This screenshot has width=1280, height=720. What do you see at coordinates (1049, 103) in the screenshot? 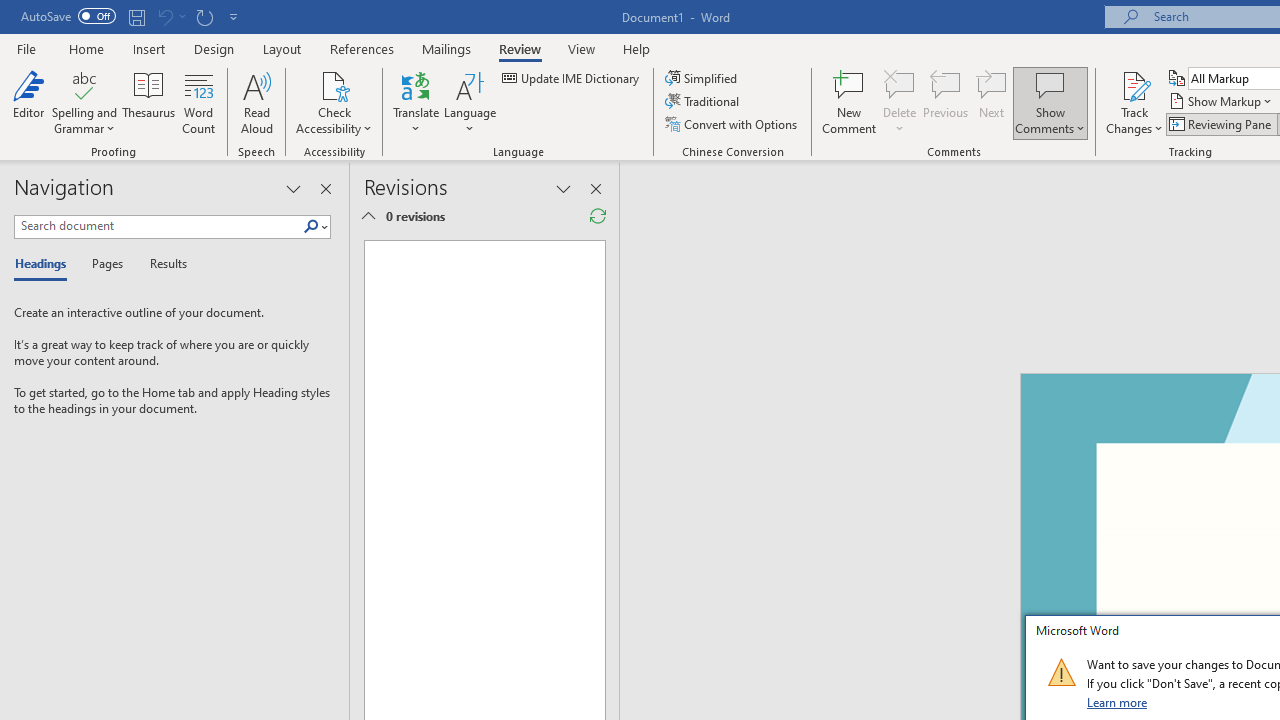
I see `'Show Comments'` at bounding box center [1049, 103].